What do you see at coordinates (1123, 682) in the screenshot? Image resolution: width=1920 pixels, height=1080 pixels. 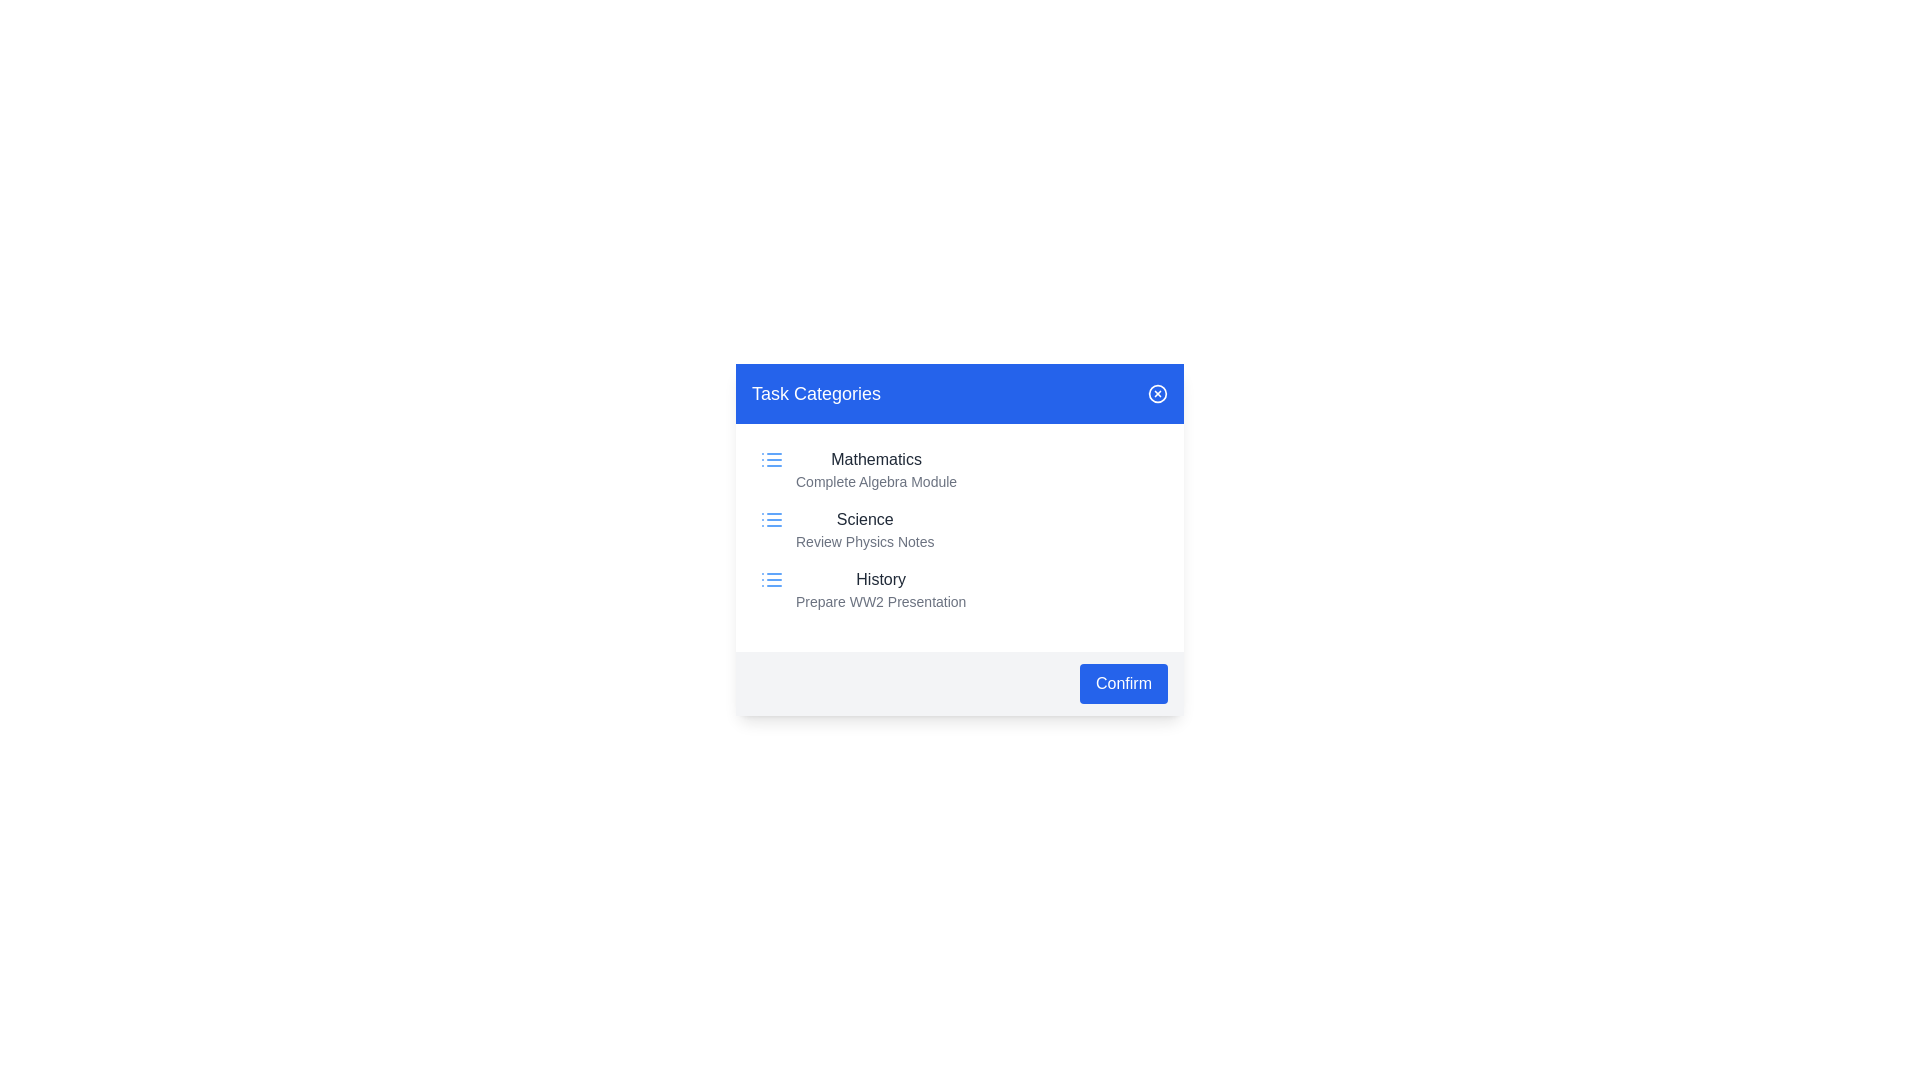 I see `'Confirm' button to confirm the action` at bounding box center [1123, 682].